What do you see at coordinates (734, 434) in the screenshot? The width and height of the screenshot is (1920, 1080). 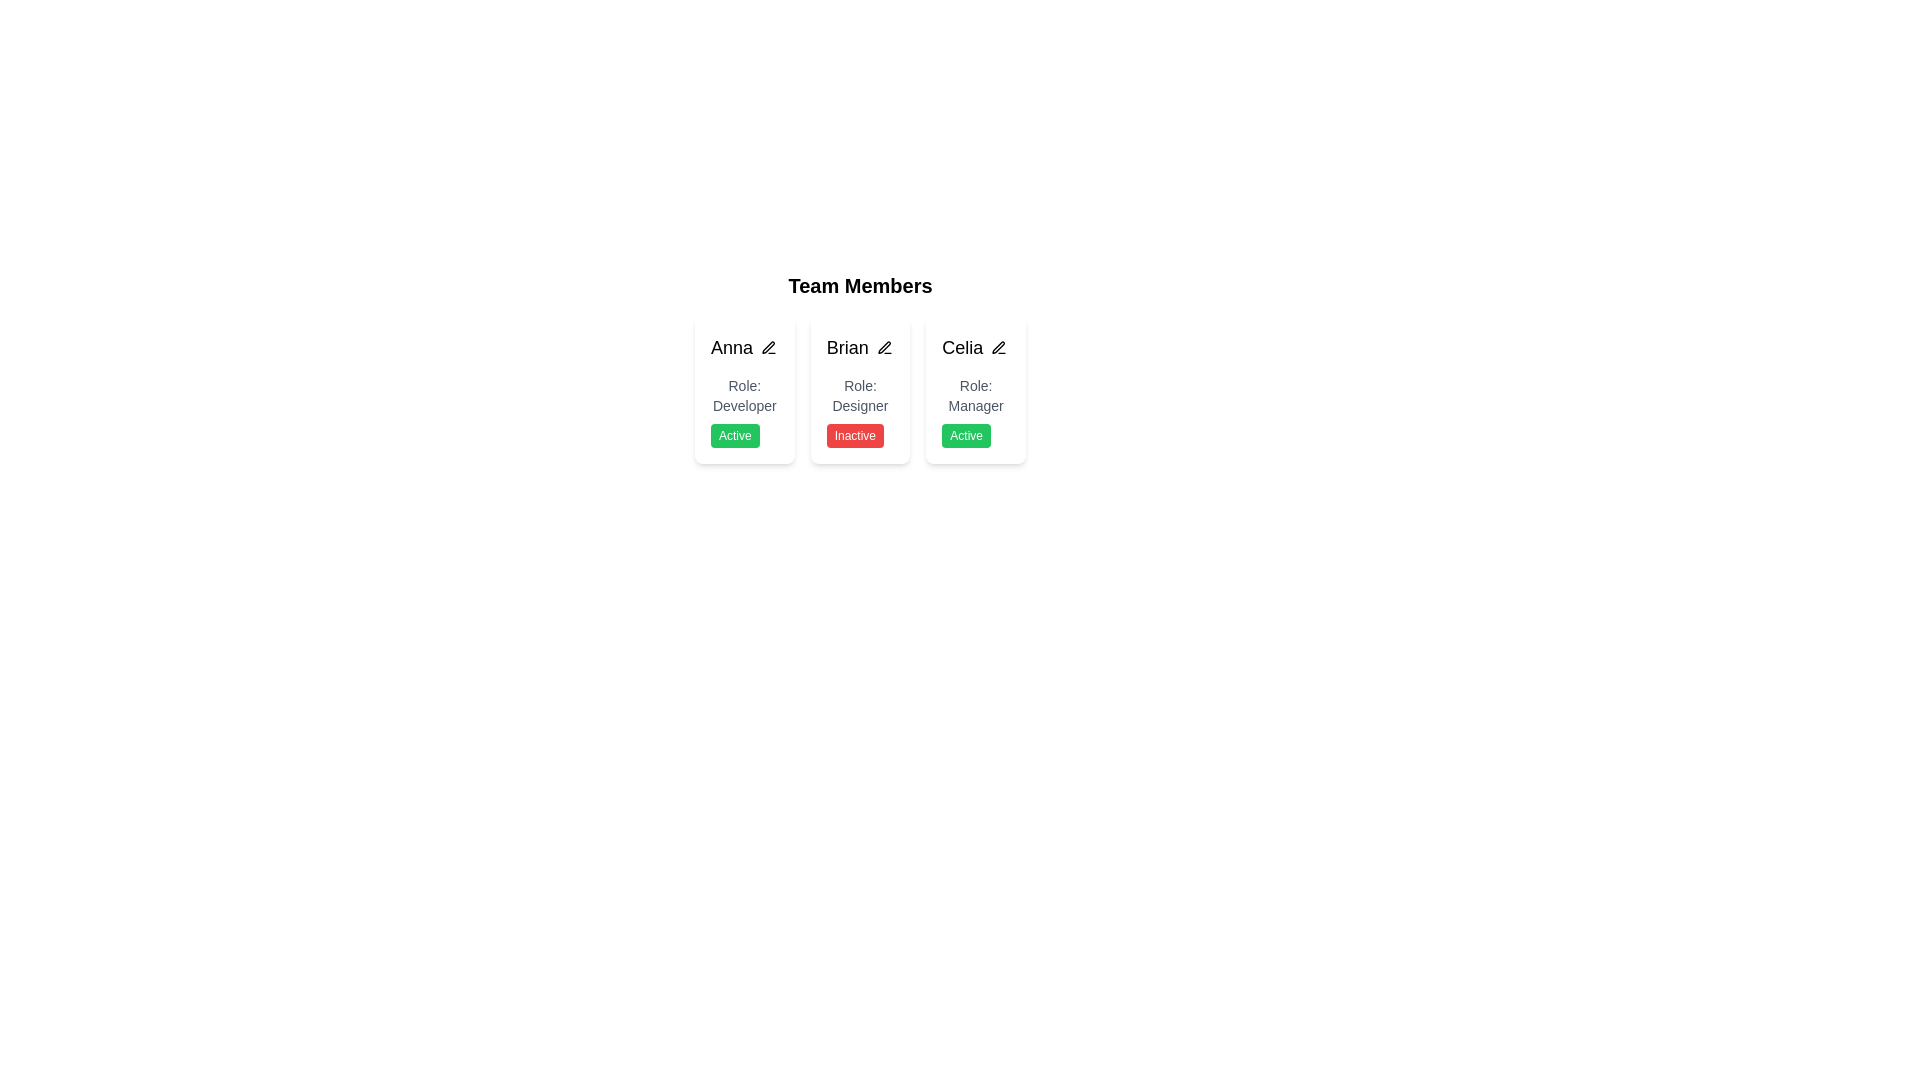 I see `the Status badge indicating 'Active' located beneath the 'Role: Developer' label on the card labeled 'Anna', which is the first card in a three-card layout` at bounding box center [734, 434].